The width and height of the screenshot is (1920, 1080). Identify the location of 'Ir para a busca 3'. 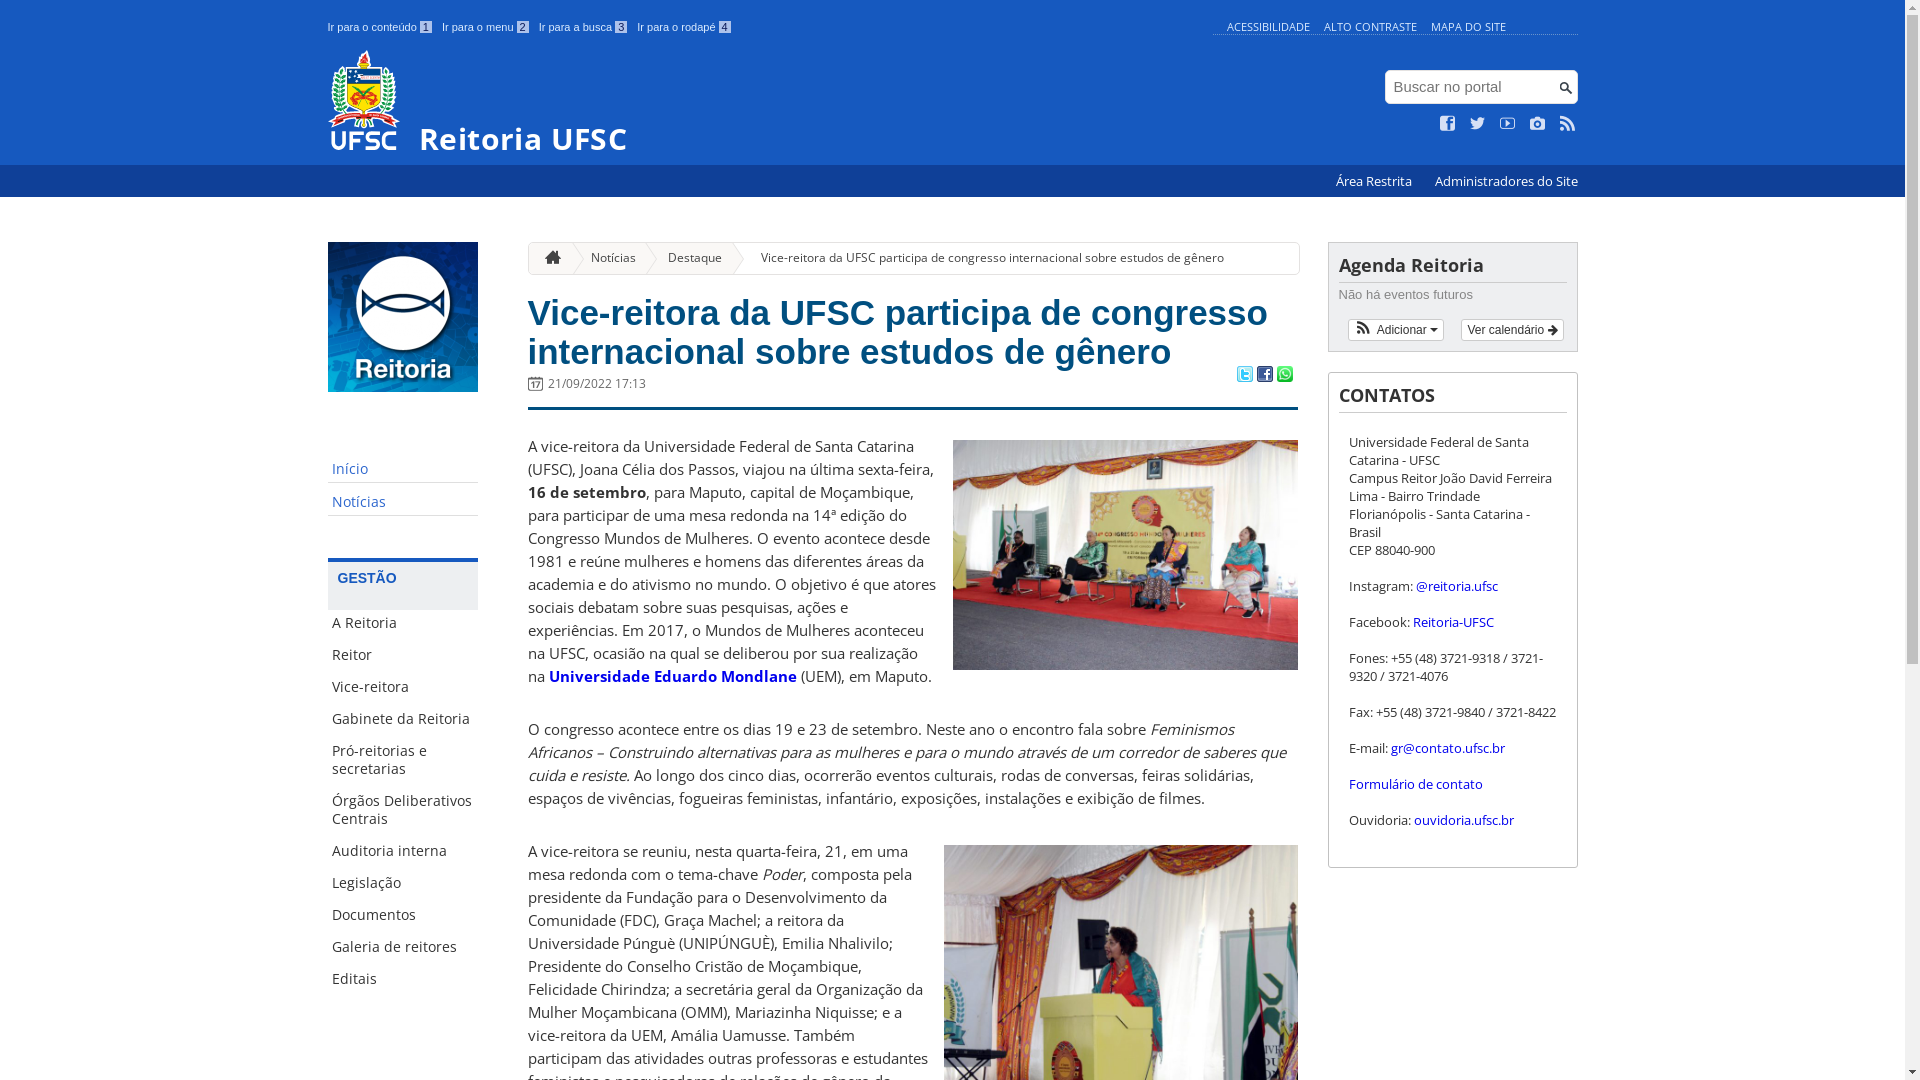
(582, 27).